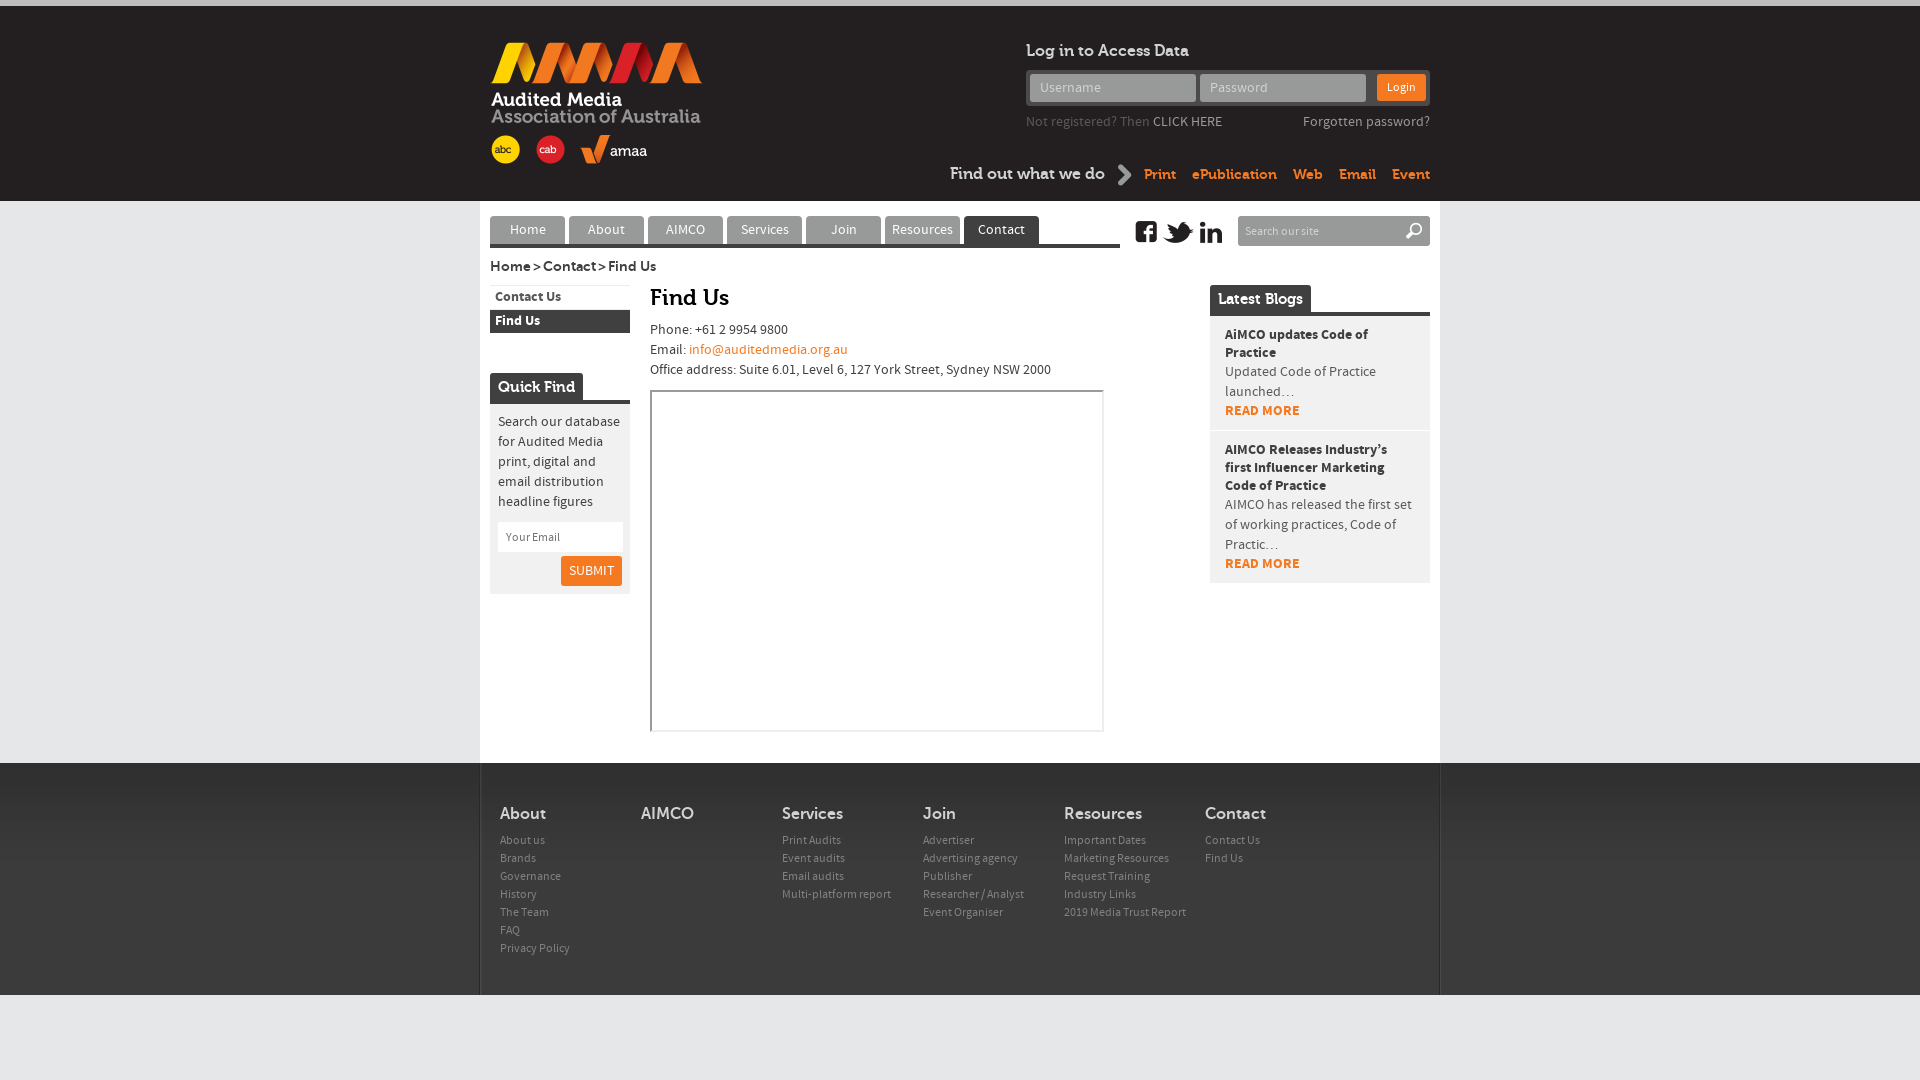 The height and width of the screenshot is (1080, 1920). I want to click on 'About us', so click(522, 840).